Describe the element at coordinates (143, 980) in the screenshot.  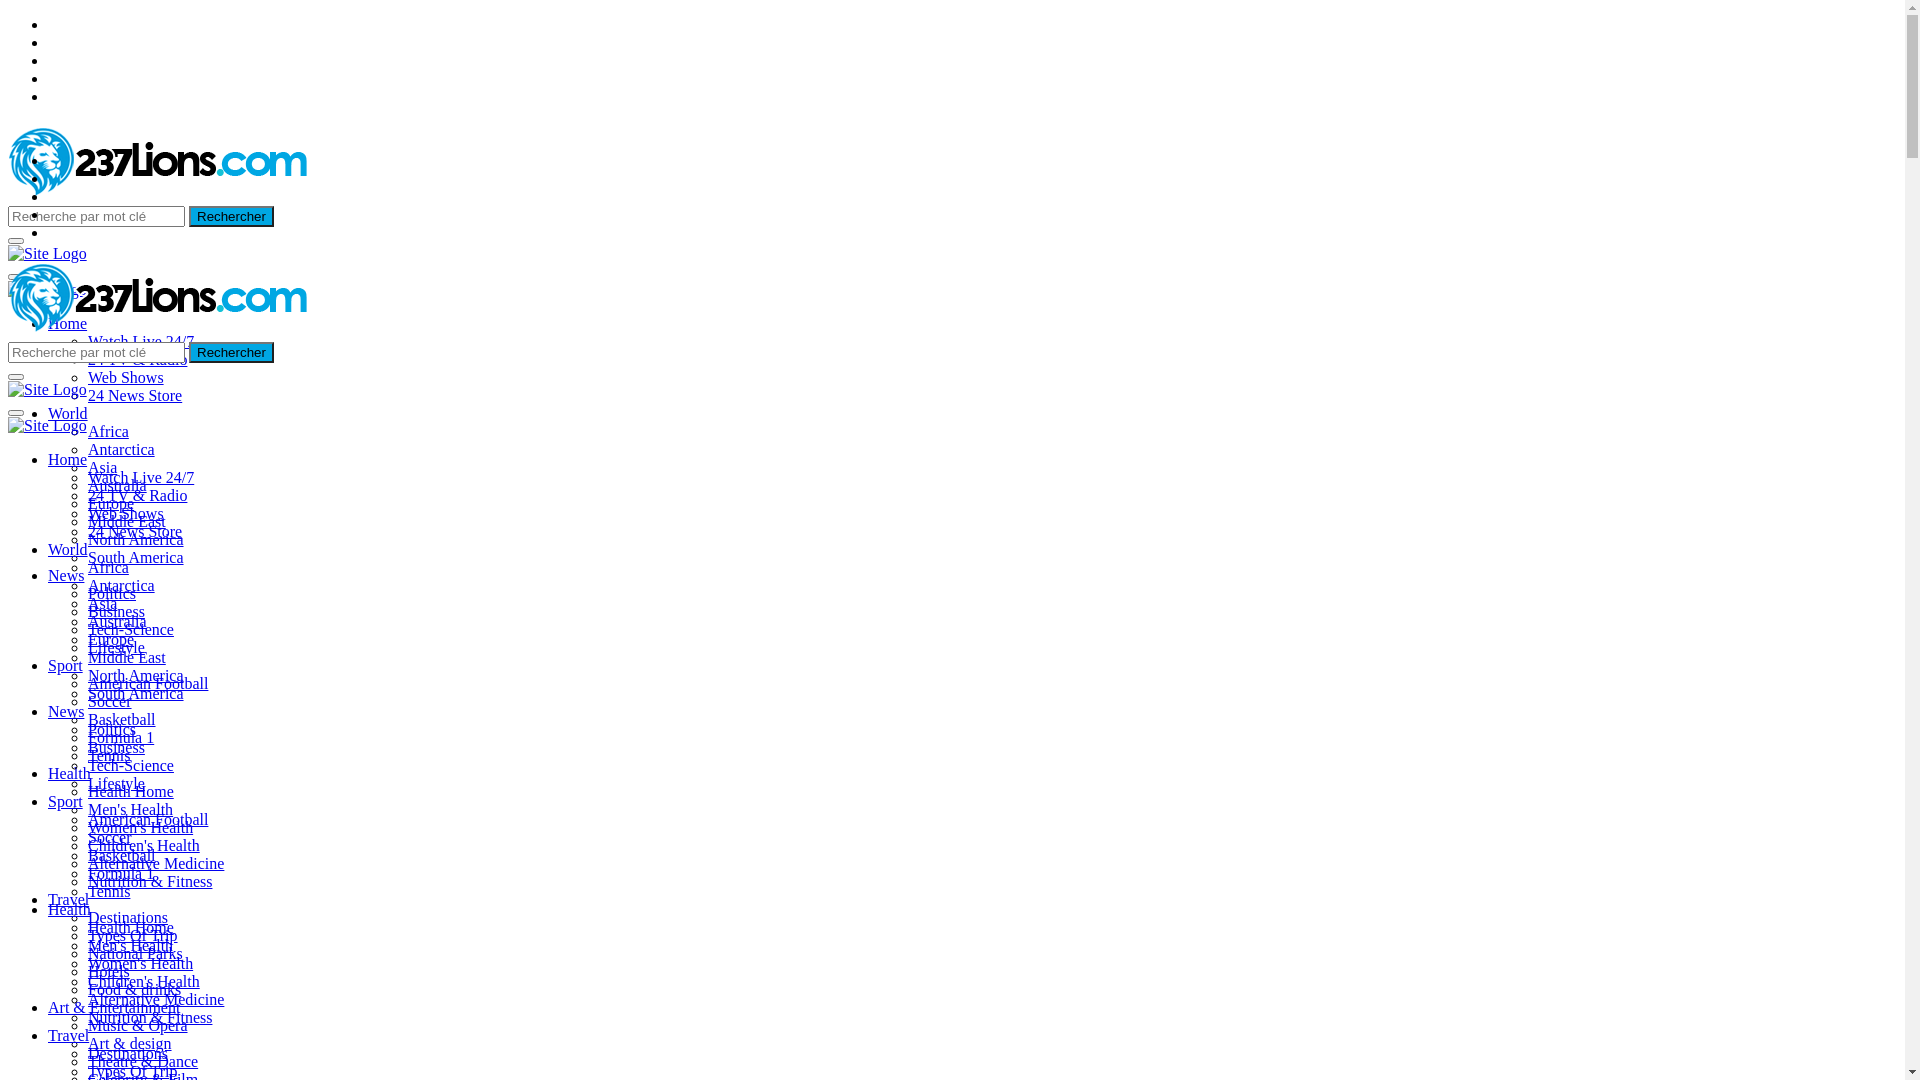
I see `'Children's Health'` at that location.